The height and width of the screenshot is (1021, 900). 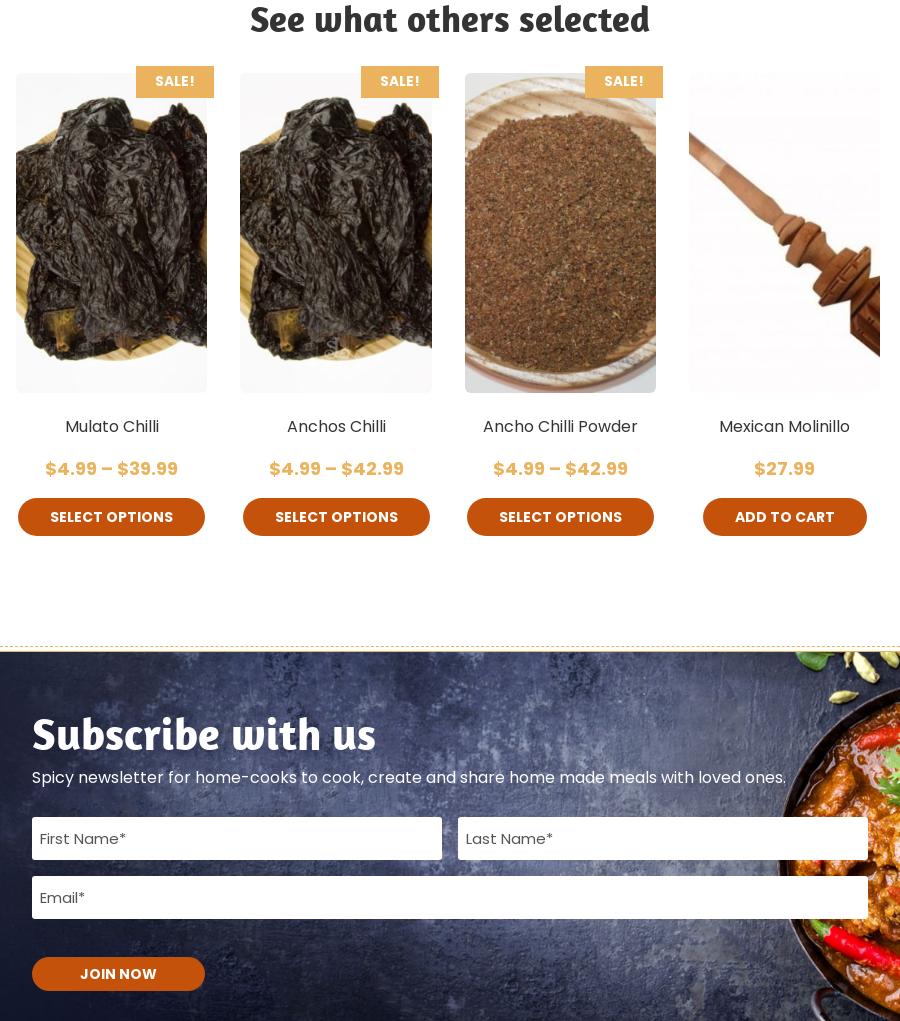 What do you see at coordinates (153, 467) in the screenshot?
I see `'39.99'` at bounding box center [153, 467].